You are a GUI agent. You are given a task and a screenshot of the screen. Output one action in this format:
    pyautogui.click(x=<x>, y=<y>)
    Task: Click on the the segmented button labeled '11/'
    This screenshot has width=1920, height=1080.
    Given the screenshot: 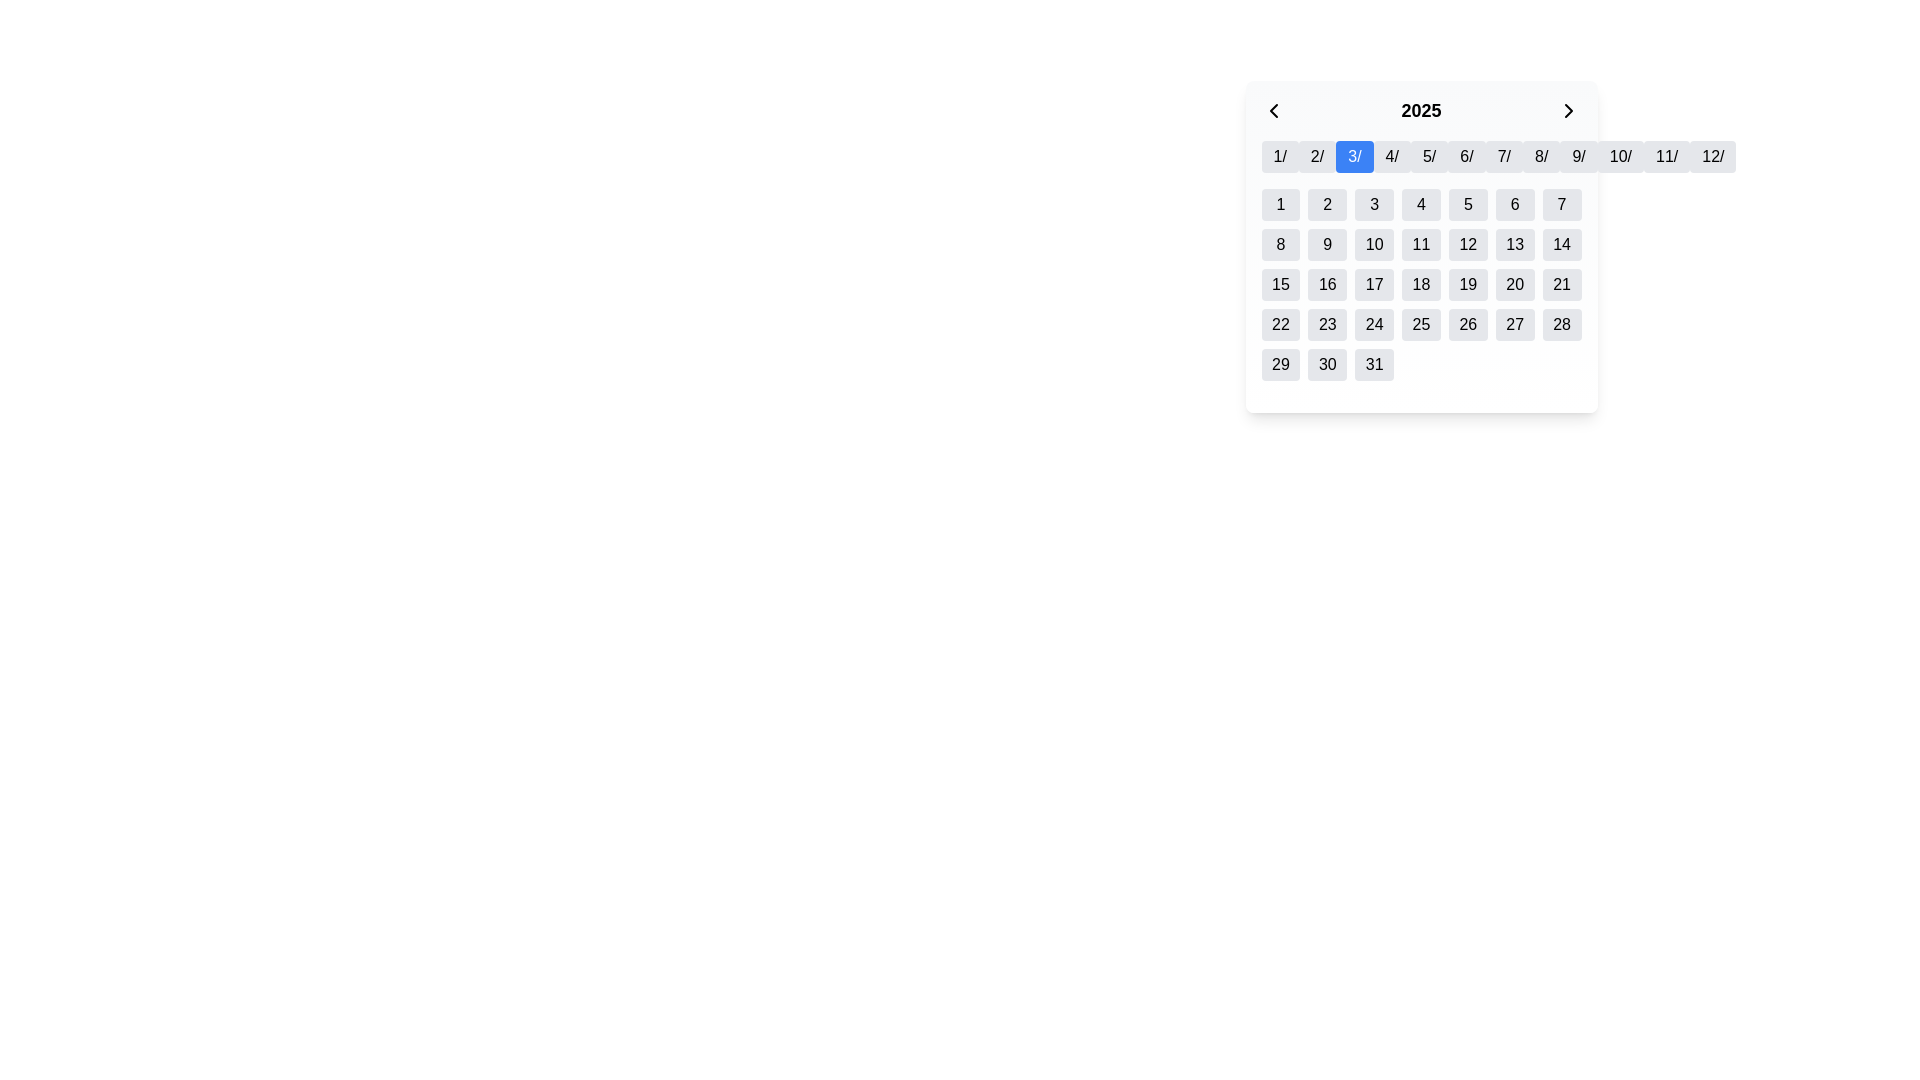 What is the action you would take?
    pyautogui.click(x=1667, y=156)
    